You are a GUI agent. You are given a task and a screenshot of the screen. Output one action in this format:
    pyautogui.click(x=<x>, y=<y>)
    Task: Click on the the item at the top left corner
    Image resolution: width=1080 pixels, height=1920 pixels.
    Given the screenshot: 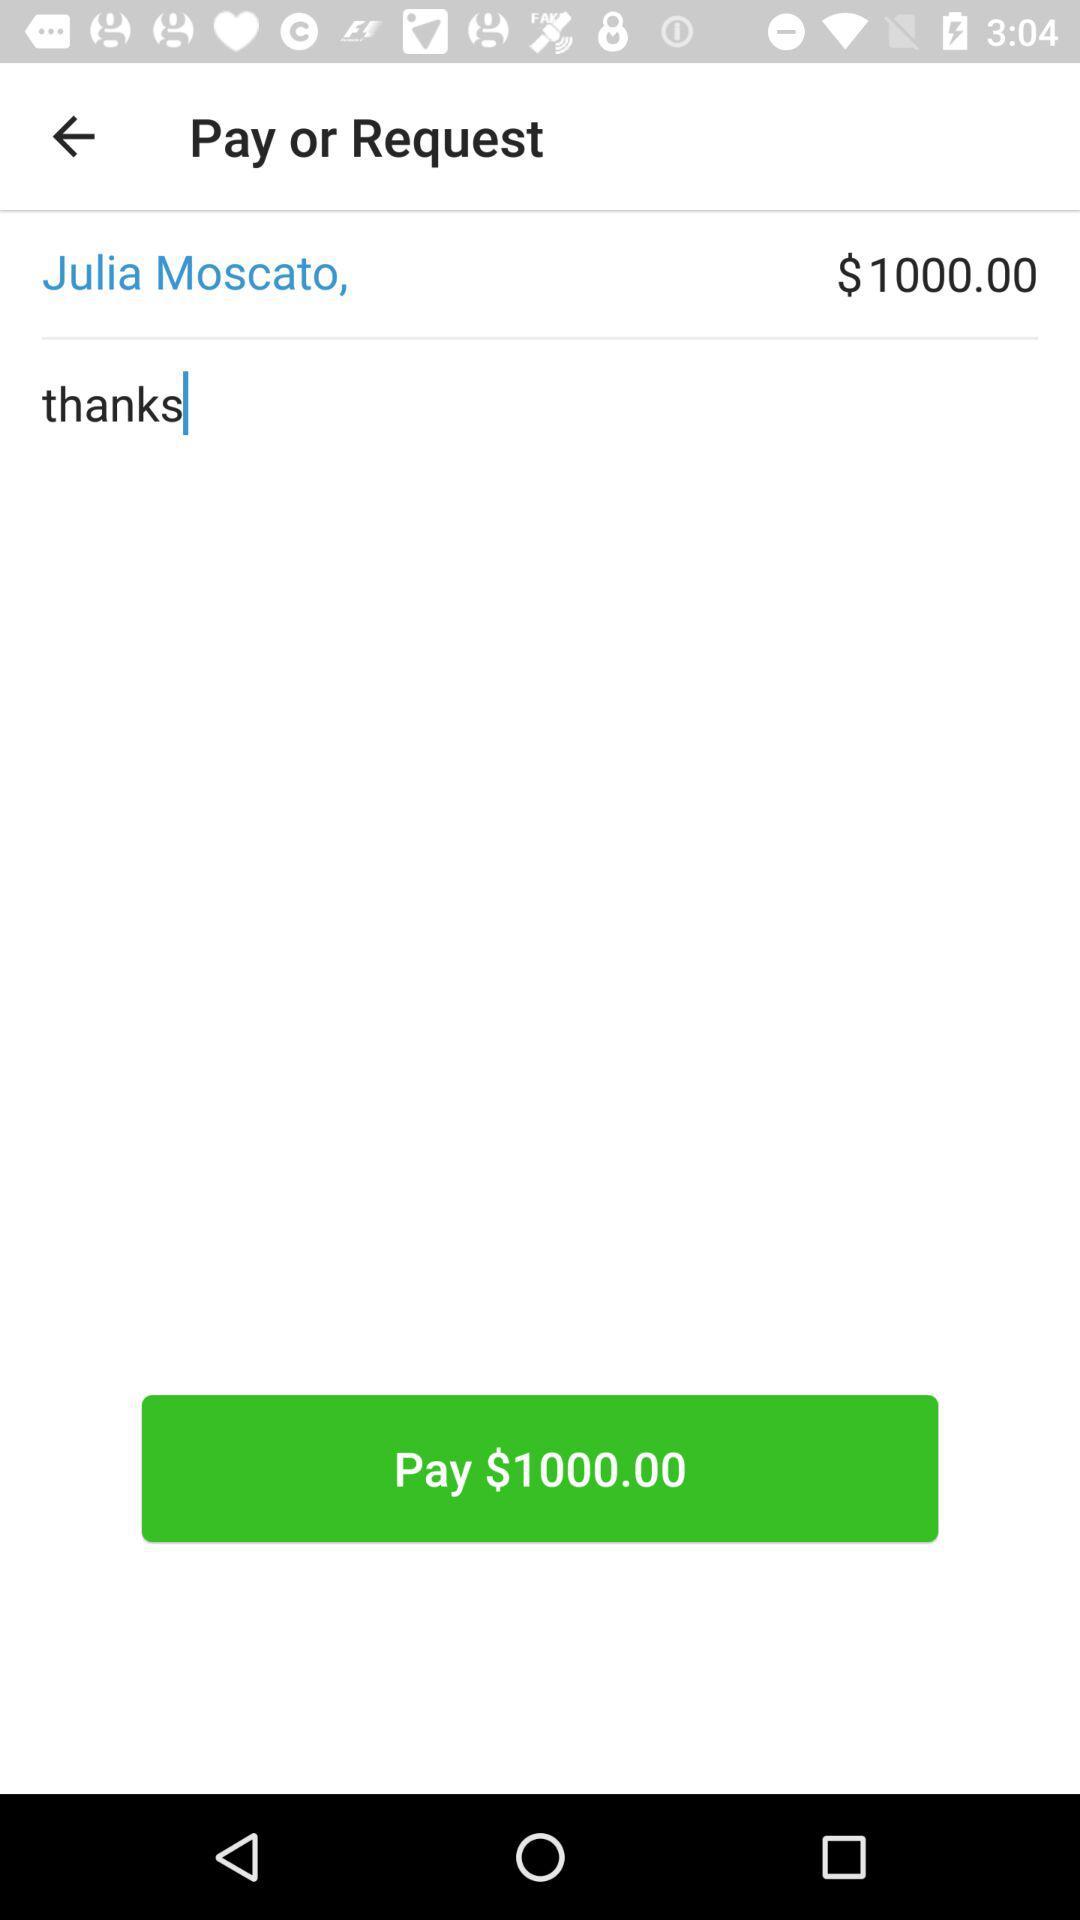 What is the action you would take?
    pyautogui.click(x=72, y=135)
    